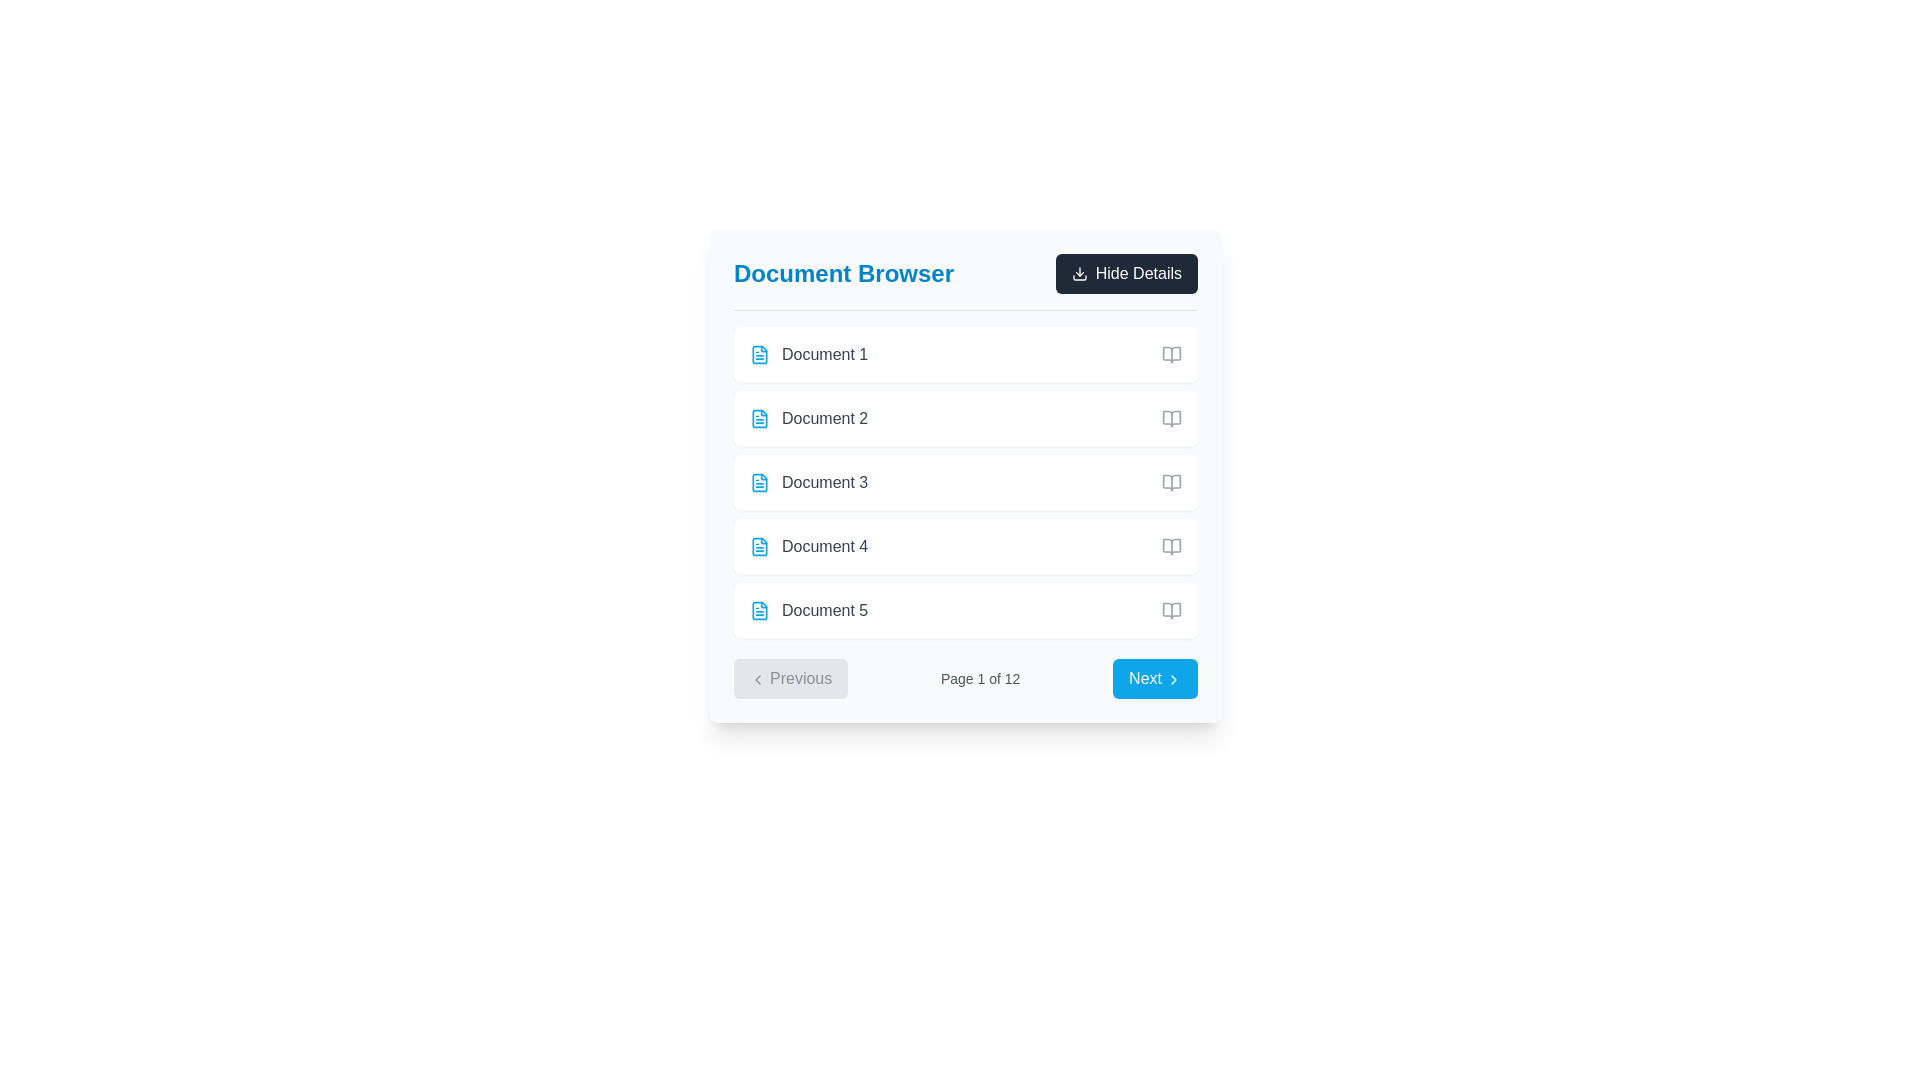 Image resolution: width=1920 pixels, height=1080 pixels. Describe the element at coordinates (809, 482) in the screenshot. I see `the third list item labeled 'Document 3' in the document list` at that location.